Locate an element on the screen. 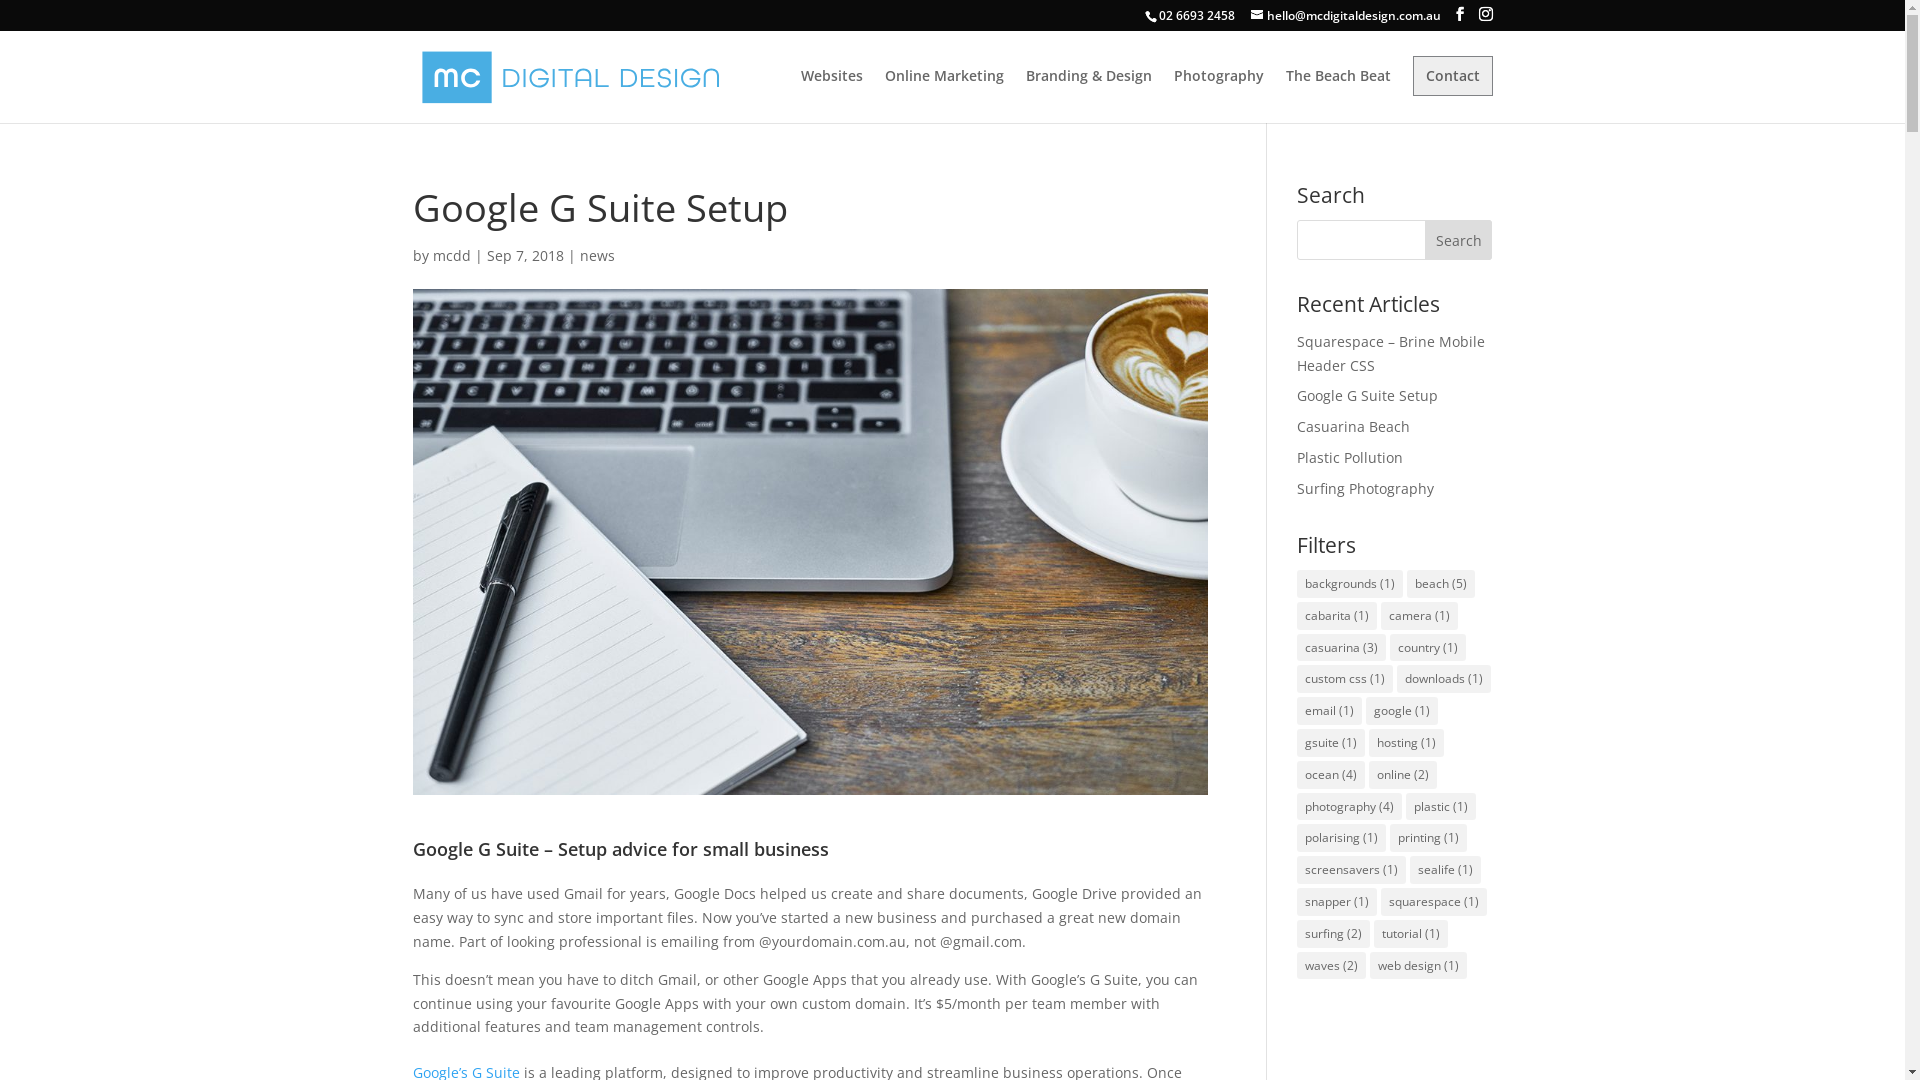 Image resolution: width=1920 pixels, height=1080 pixels. 'gsuite (1)' is located at coordinates (1330, 743).